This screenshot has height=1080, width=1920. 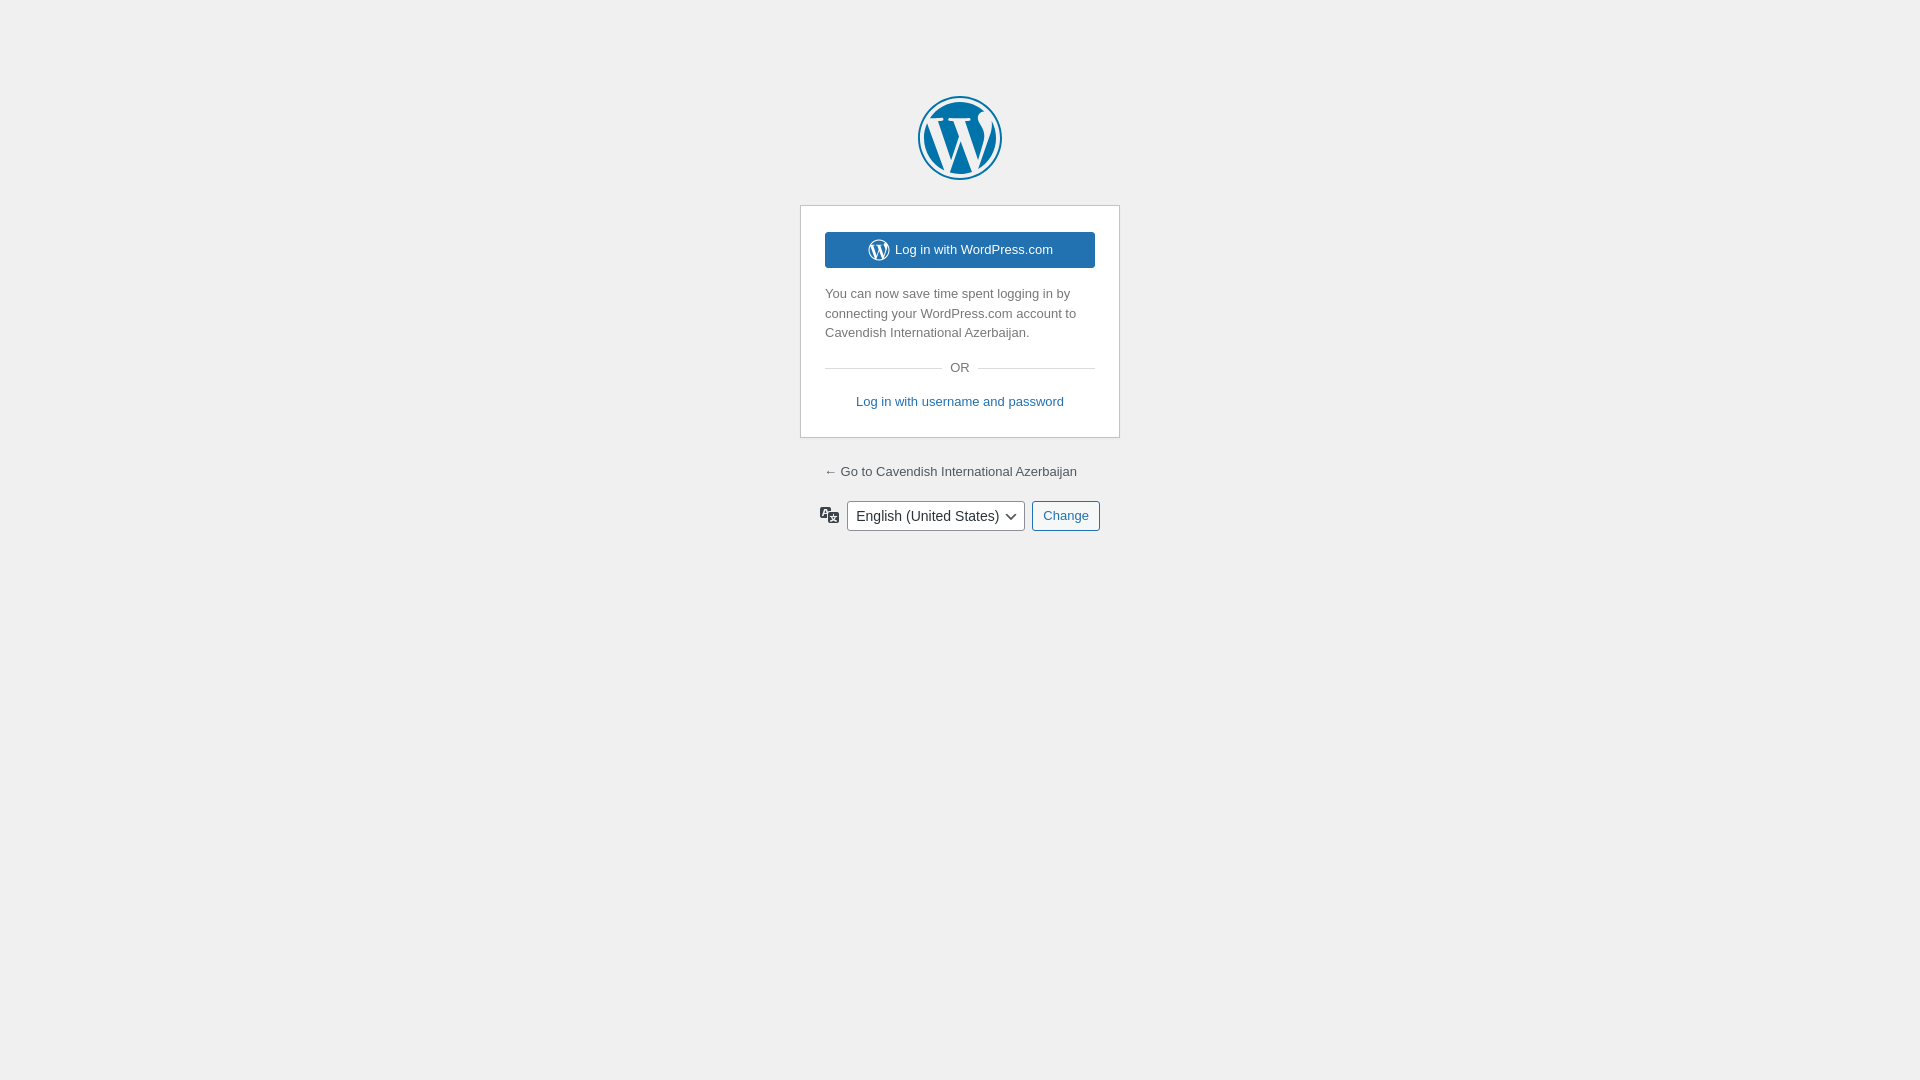 I want to click on 'Log in with username and password', so click(x=960, y=401).